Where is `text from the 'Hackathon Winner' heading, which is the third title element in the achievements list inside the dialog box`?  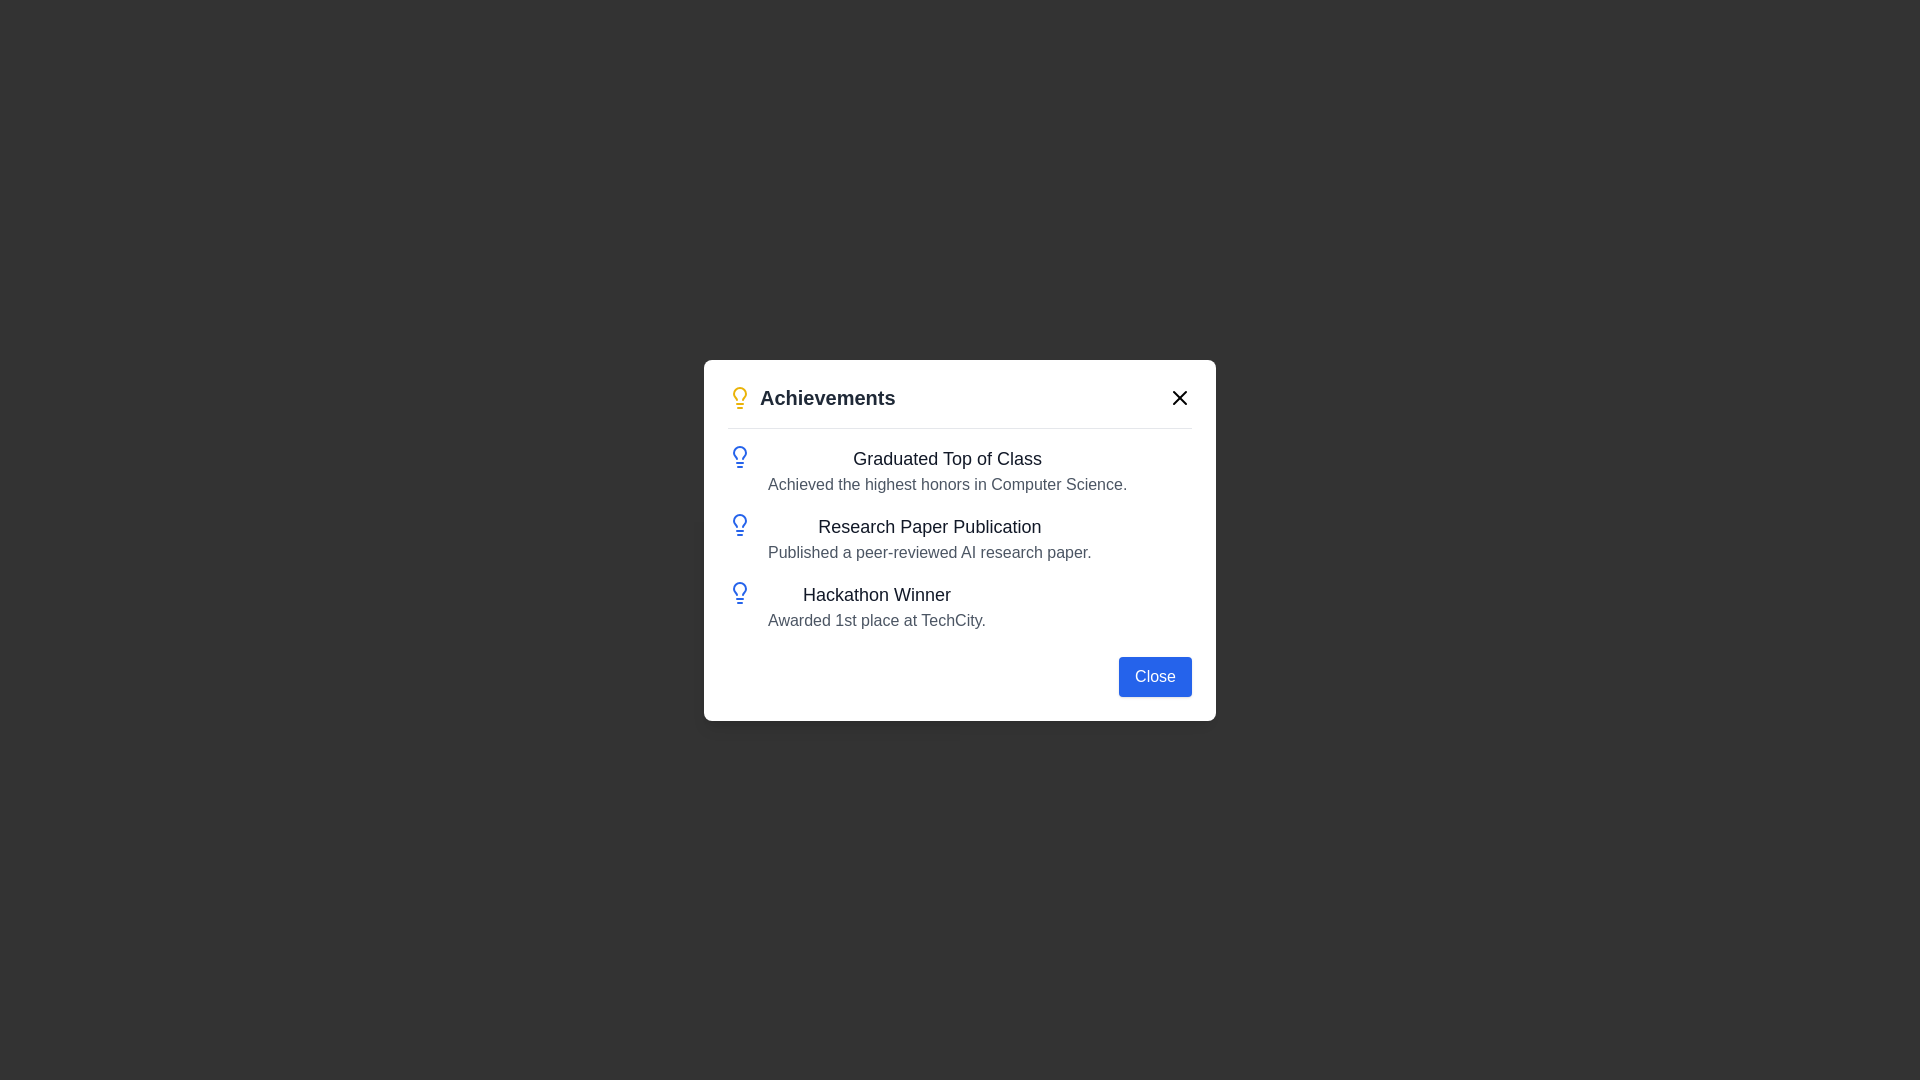 text from the 'Hackathon Winner' heading, which is the third title element in the achievements list inside the dialog box is located at coordinates (876, 593).